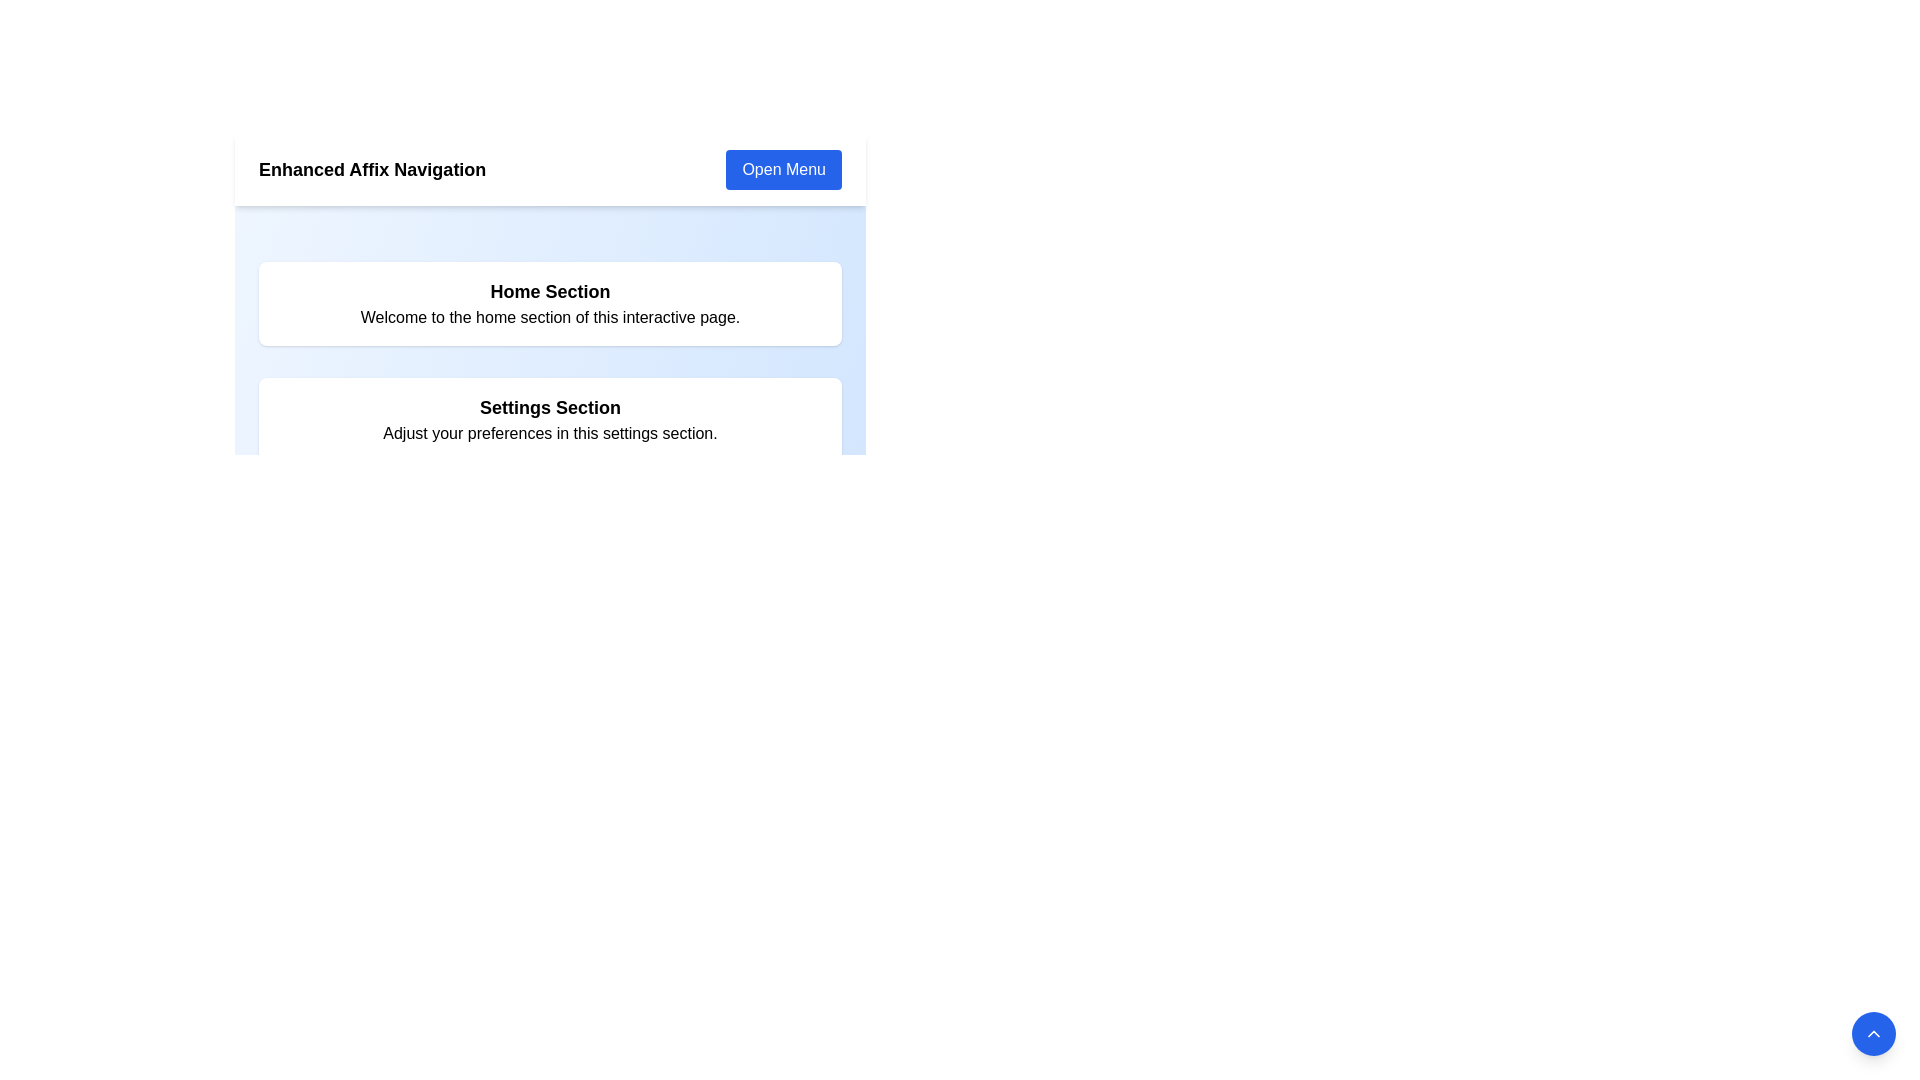 The width and height of the screenshot is (1920, 1080). What do you see at coordinates (550, 316) in the screenshot?
I see `the static text element that reads 'Welcome to the home section of this interactive page.', which is located directly below the 'Home Section' header and is centrally aligned within the card` at bounding box center [550, 316].